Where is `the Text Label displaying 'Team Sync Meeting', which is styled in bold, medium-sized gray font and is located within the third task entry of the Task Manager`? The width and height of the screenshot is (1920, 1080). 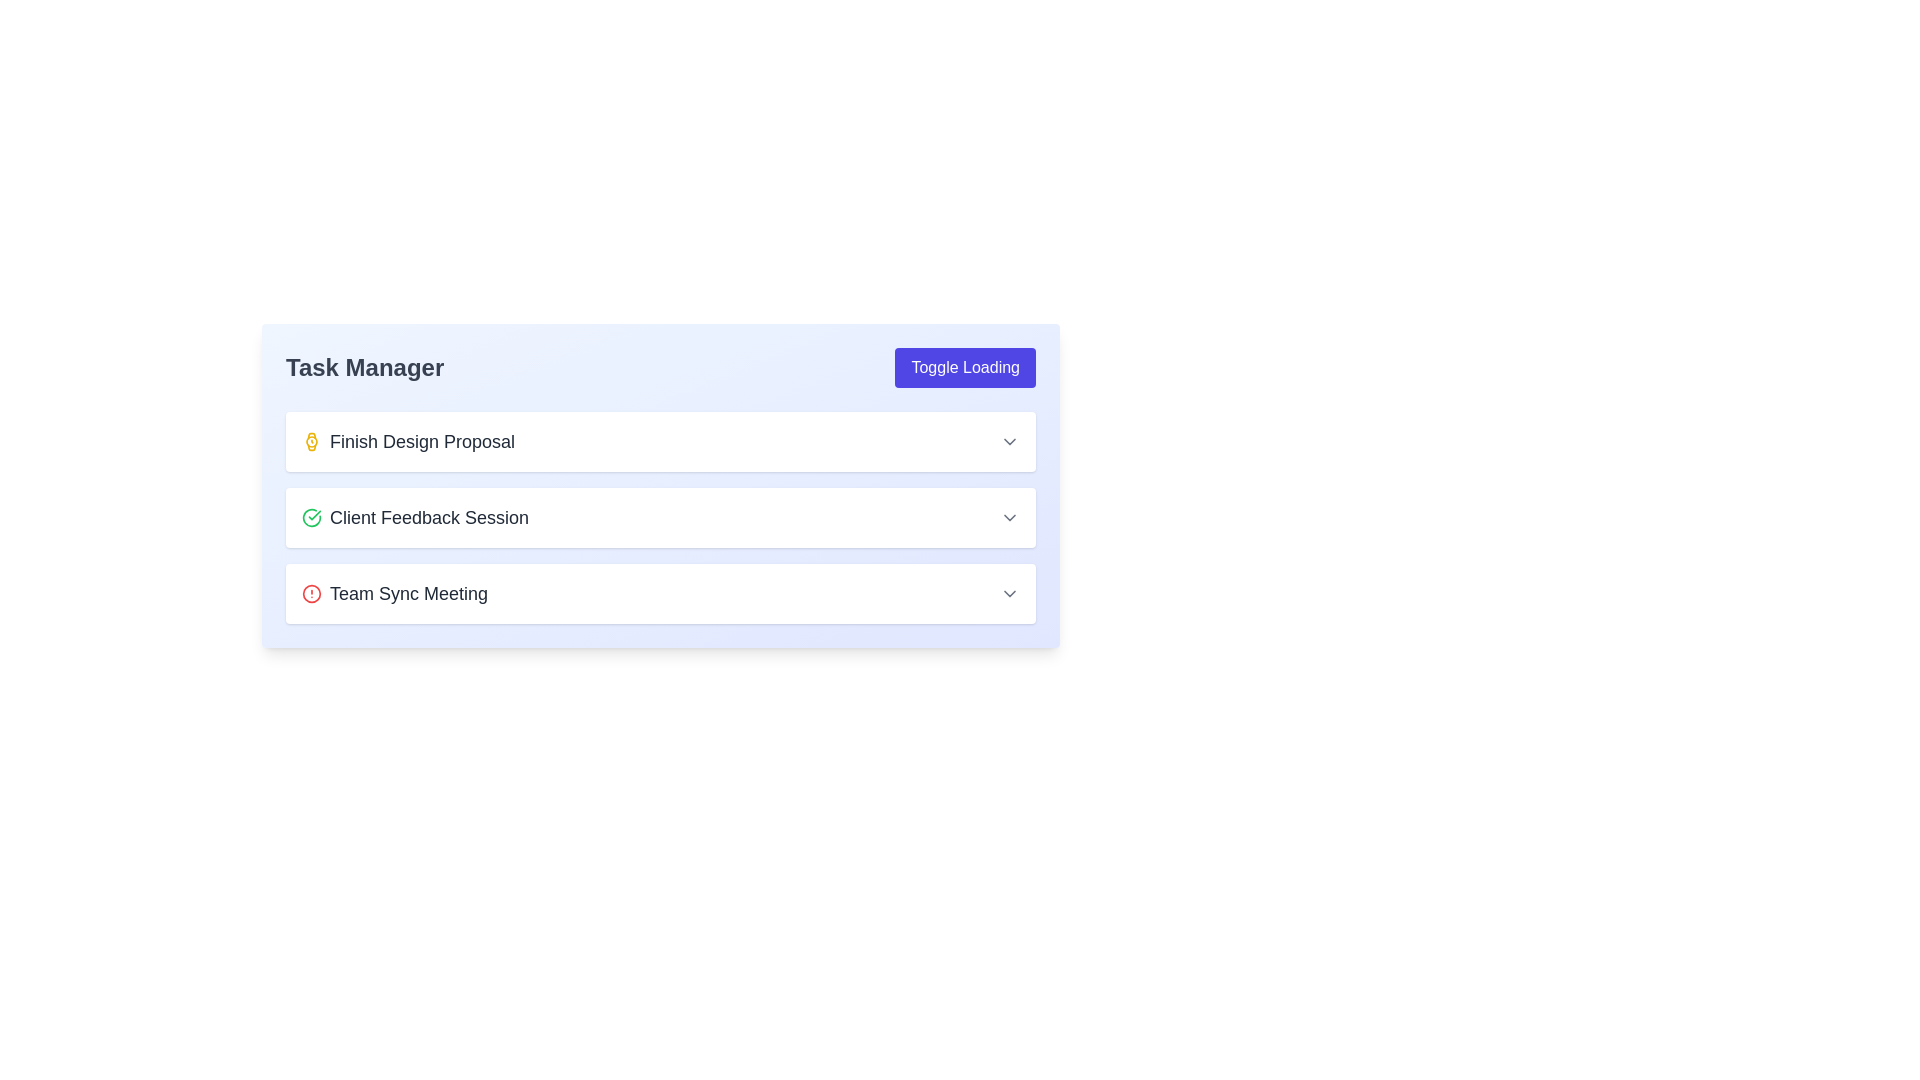 the Text Label displaying 'Team Sync Meeting', which is styled in bold, medium-sized gray font and is located within the third task entry of the Task Manager is located at coordinates (407, 593).